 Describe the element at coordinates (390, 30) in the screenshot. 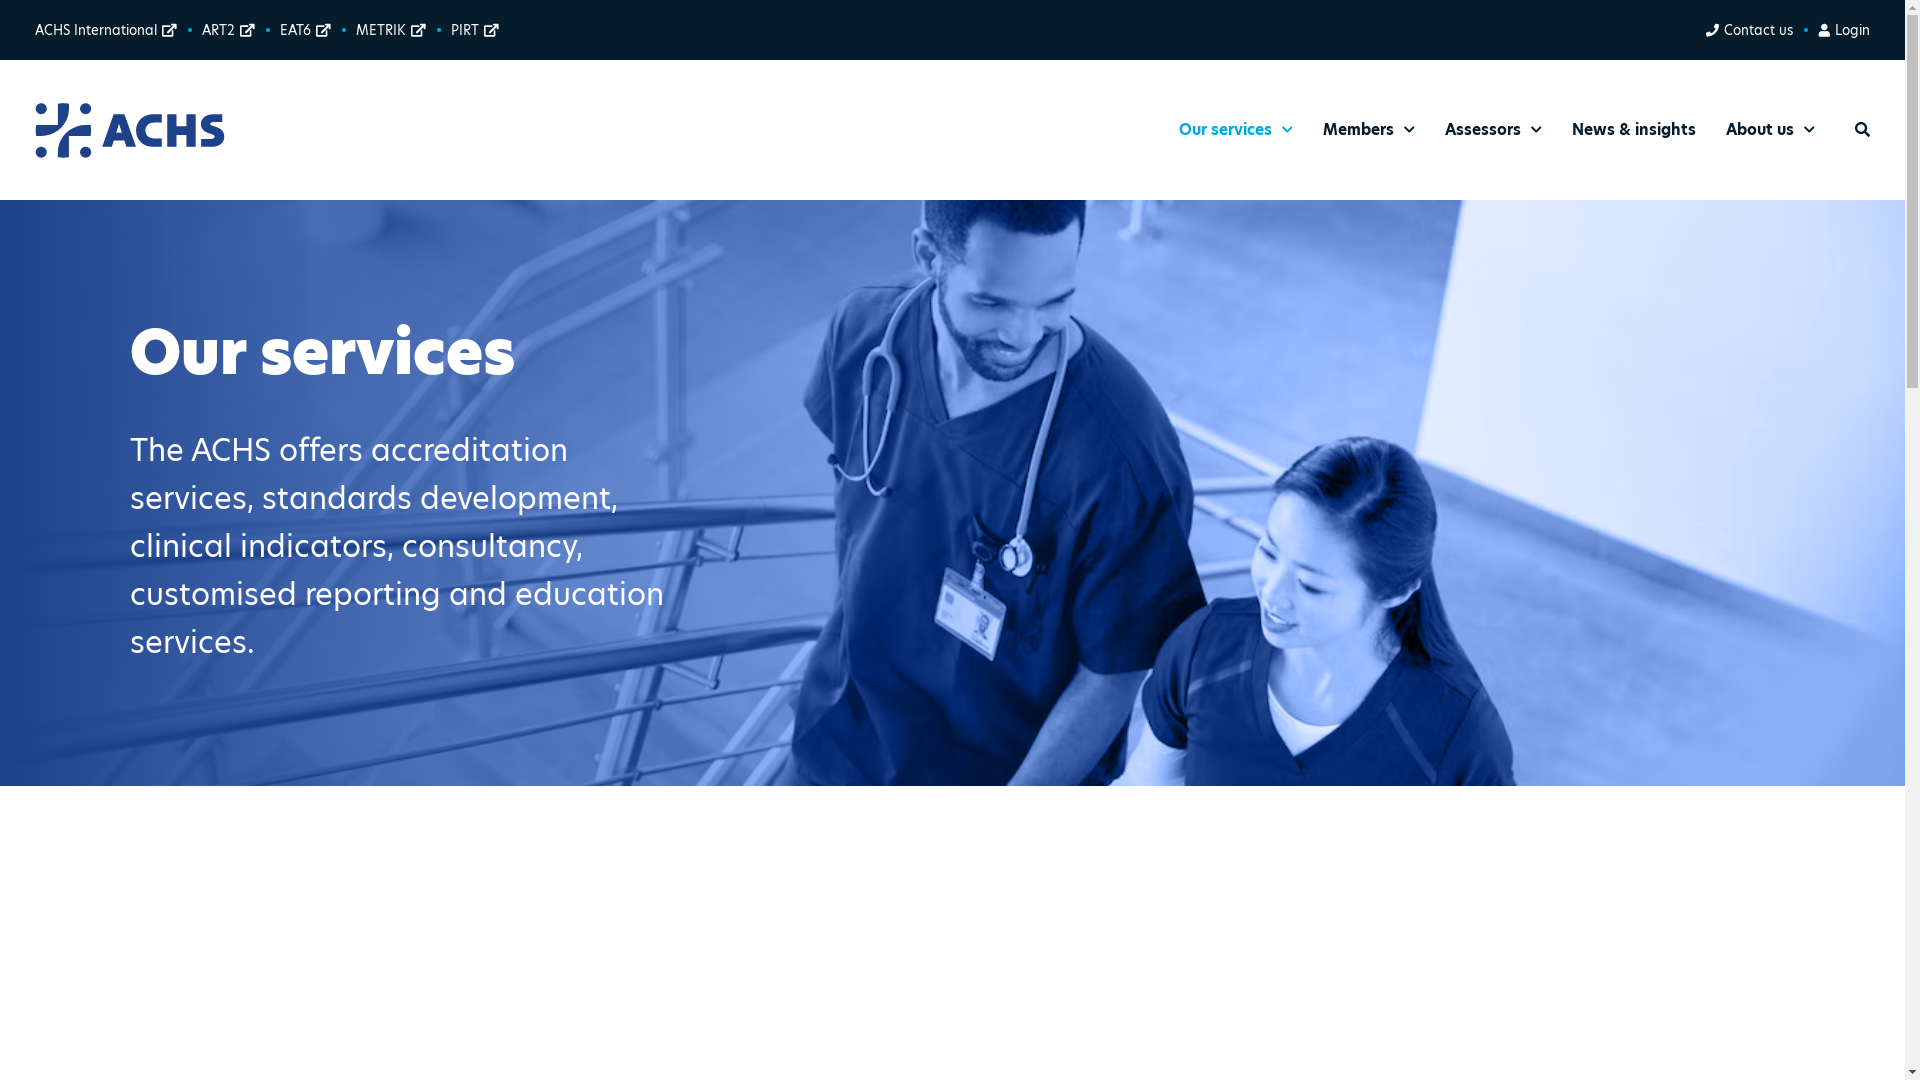

I see `'METRIK'` at that location.